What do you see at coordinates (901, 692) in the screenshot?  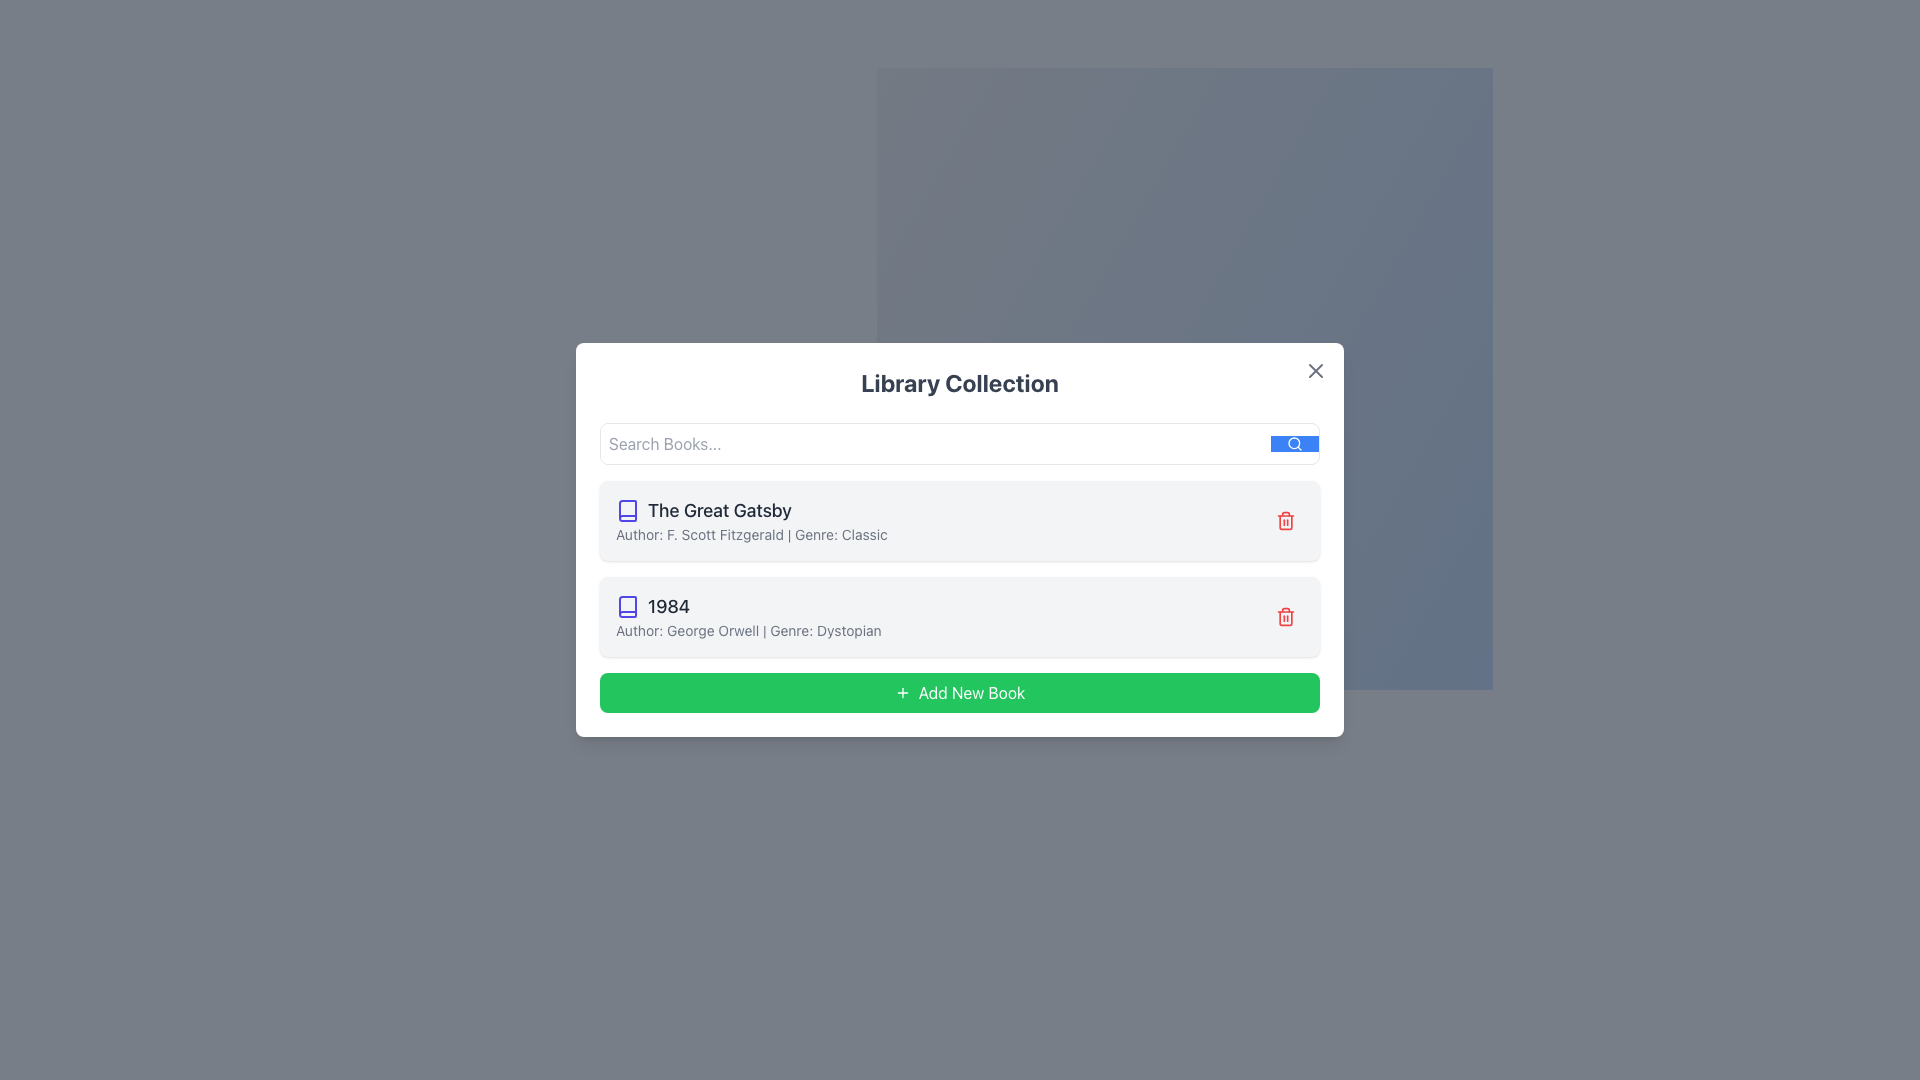 I see `the 'add' icon within the 'Add New Book' button located at the bottom of the modal dialog` at bounding box center [901, 692].